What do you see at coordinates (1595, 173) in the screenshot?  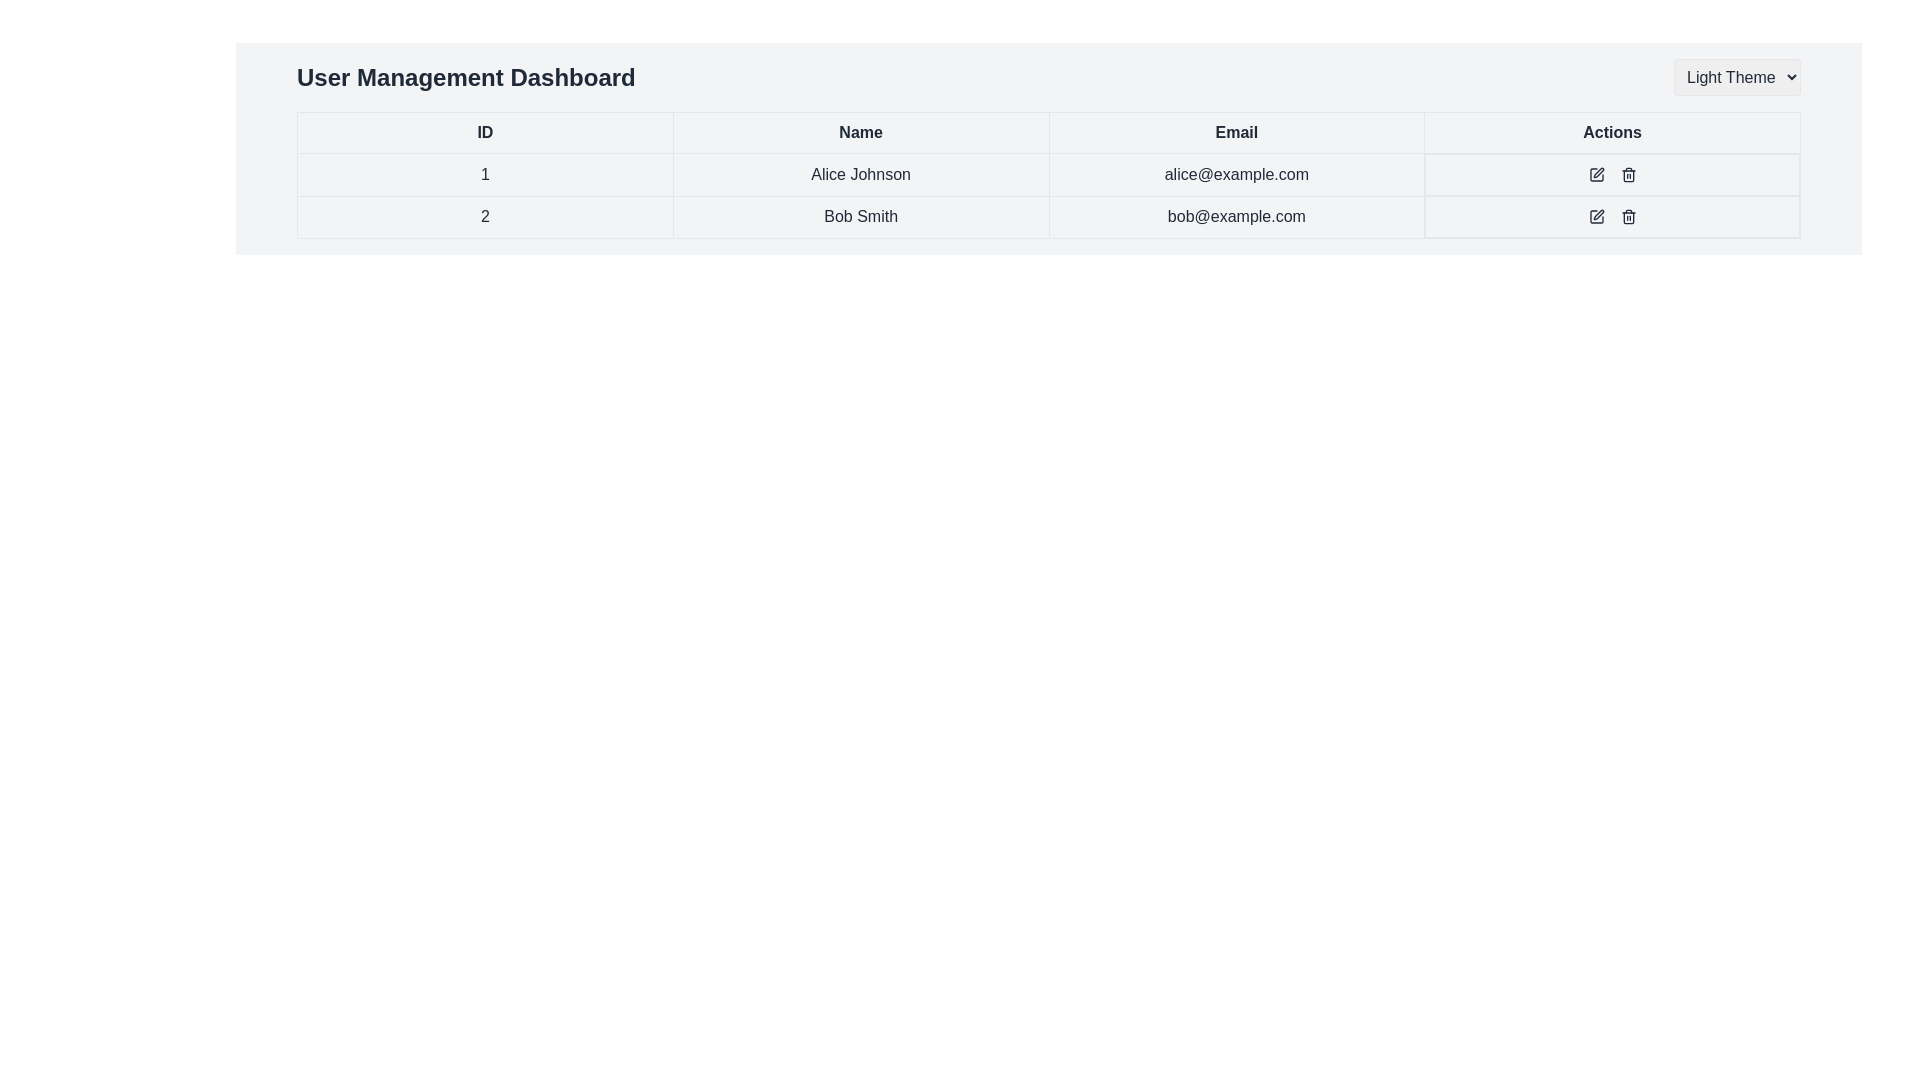 I see `the SVG icon button with a pen overlay located in the Actions column of the User Management Dashboard for the user 'Alice Johnson'` at bounding box center [1595, 173].